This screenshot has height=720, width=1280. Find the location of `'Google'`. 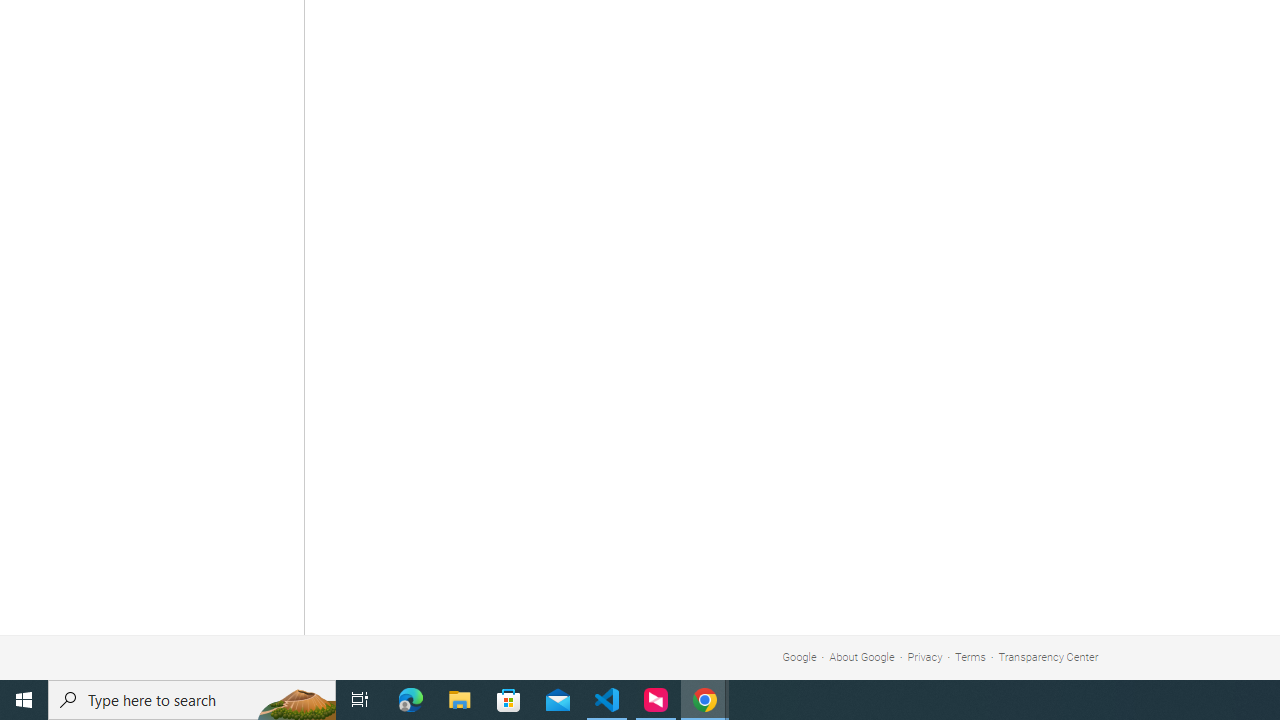

'Google' is located at coordinates (798, 657).